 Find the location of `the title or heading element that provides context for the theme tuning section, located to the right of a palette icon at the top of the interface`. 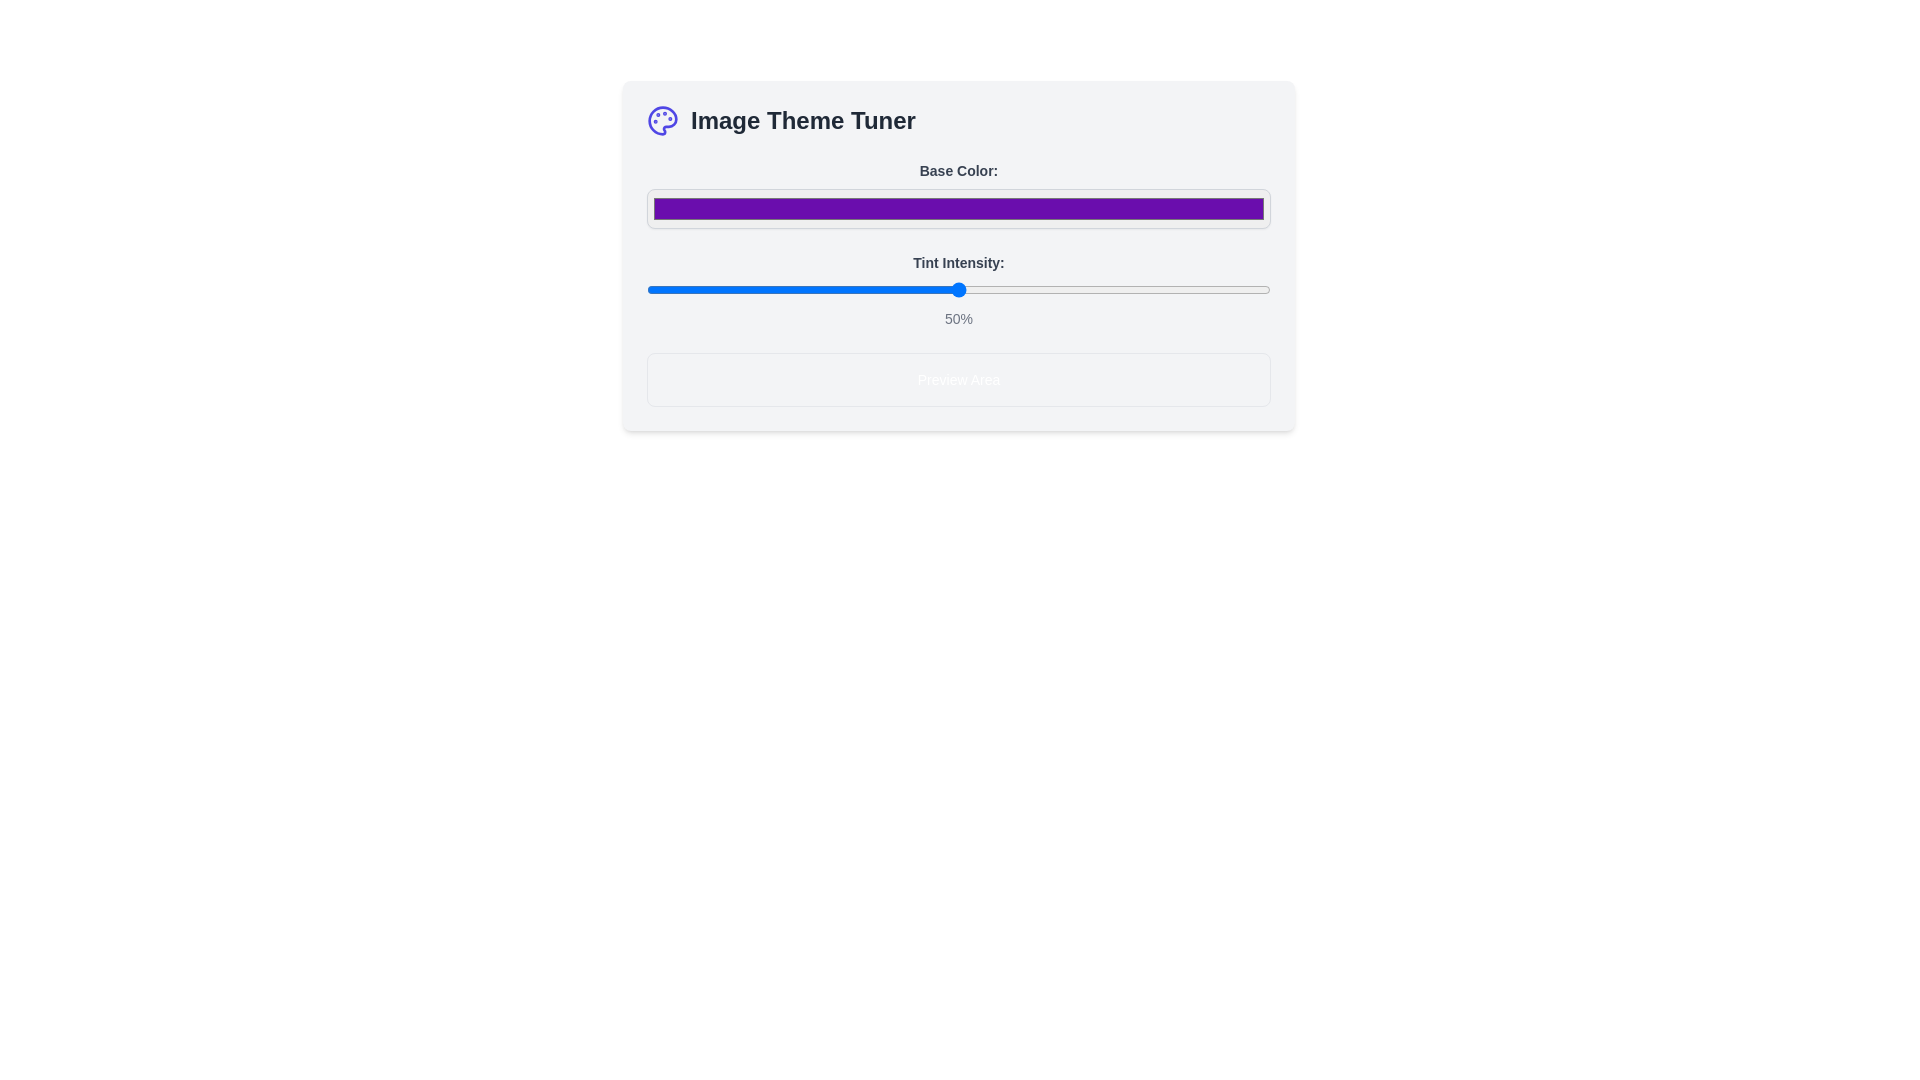

the title or heading element that provides context for the theme tuning section, located to the right of a palette icon at the top of the interface is located at coordinates (803, 120).